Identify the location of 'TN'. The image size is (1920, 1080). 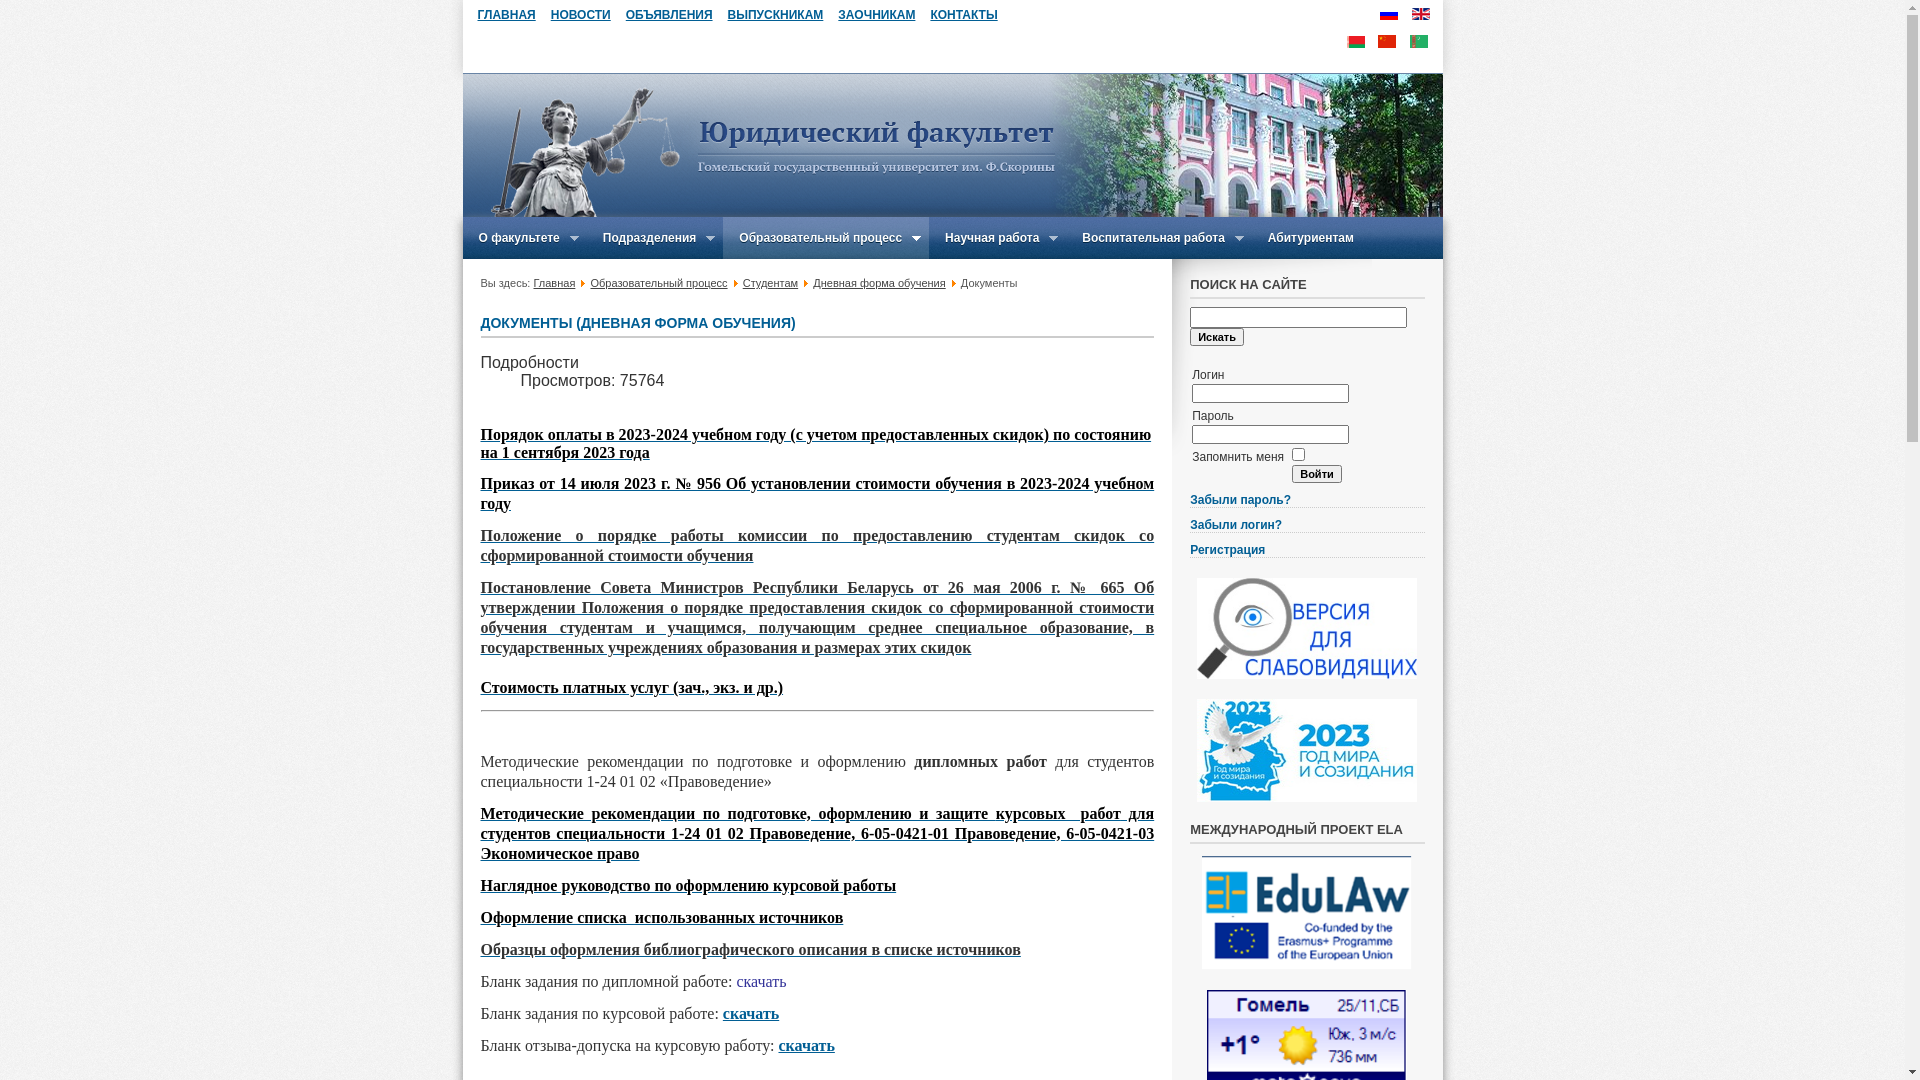
(1418, 41).